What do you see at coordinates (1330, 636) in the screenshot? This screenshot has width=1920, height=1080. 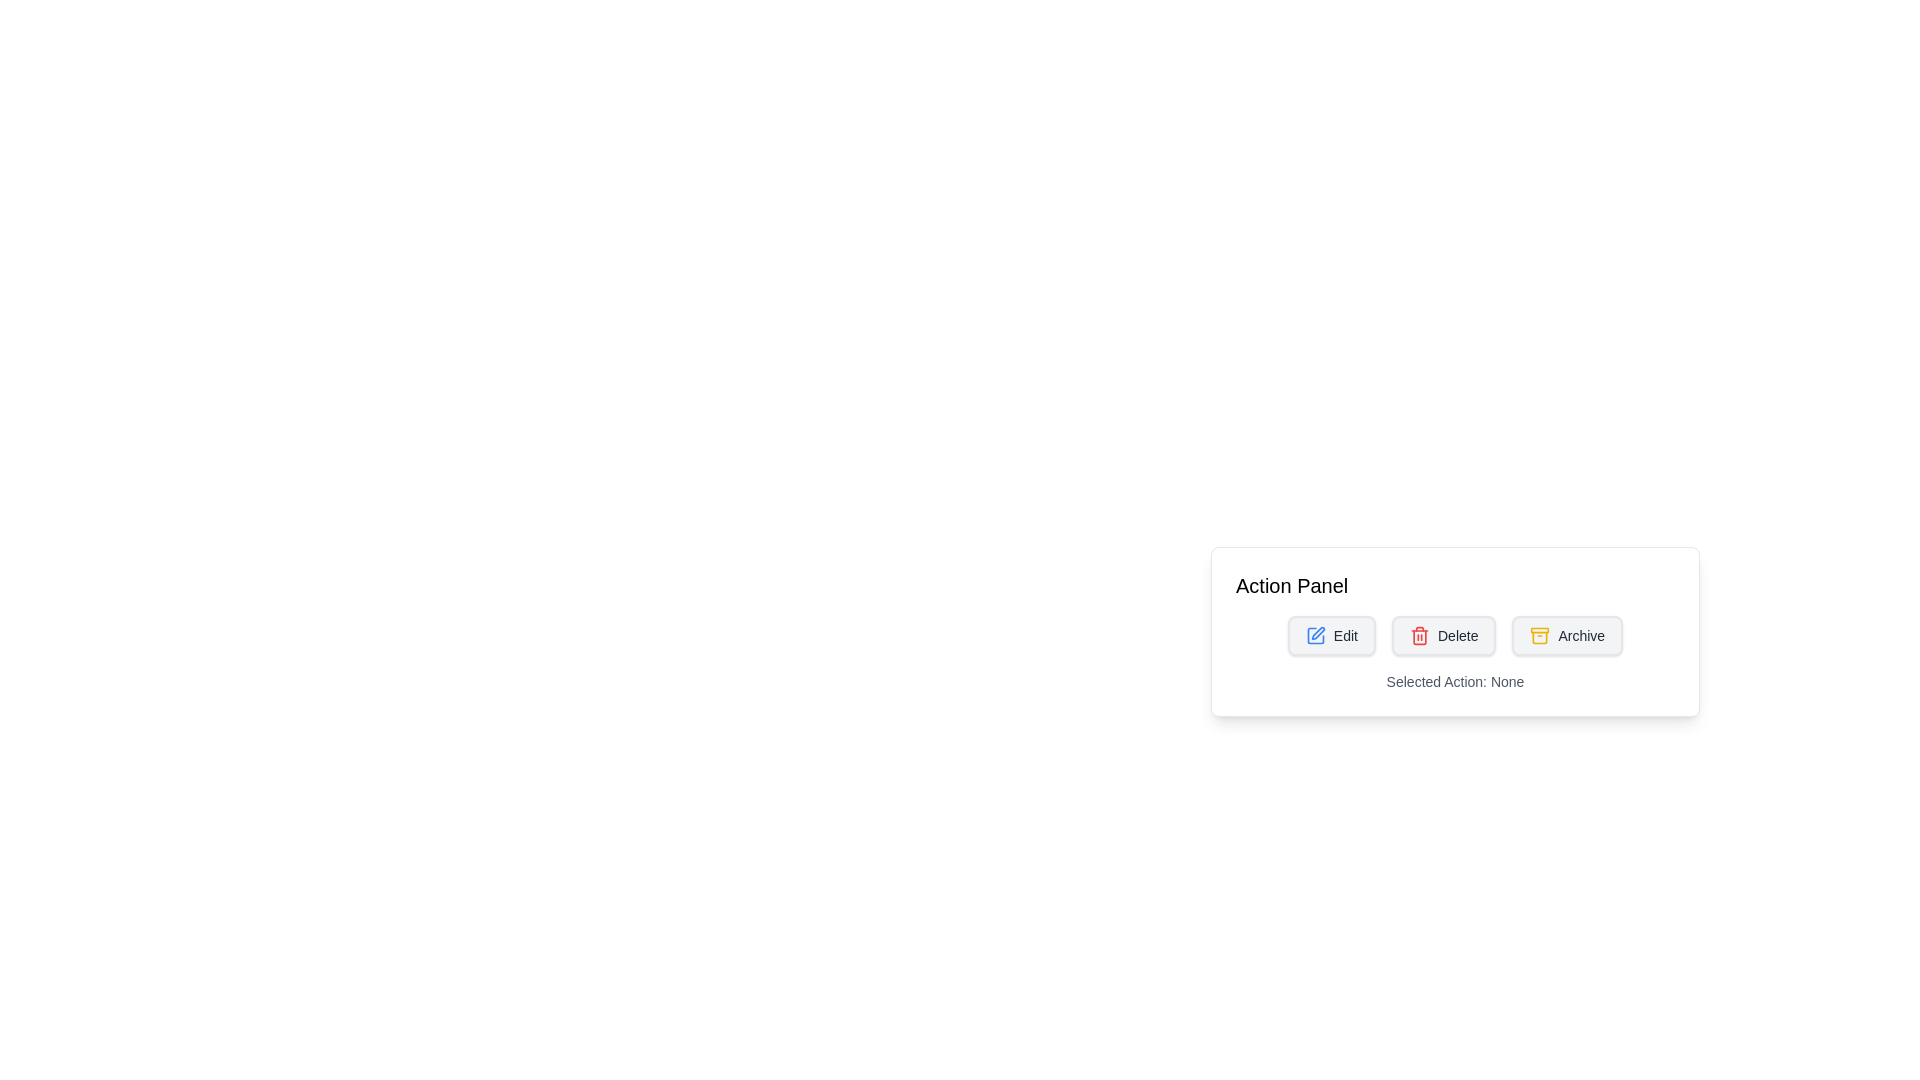 I see `the 'Edit' button, which is a rectangular button with rounded corners, light gray background, and a blue pen icon to initiate edit functionality` at bounding box center [1330, 636].